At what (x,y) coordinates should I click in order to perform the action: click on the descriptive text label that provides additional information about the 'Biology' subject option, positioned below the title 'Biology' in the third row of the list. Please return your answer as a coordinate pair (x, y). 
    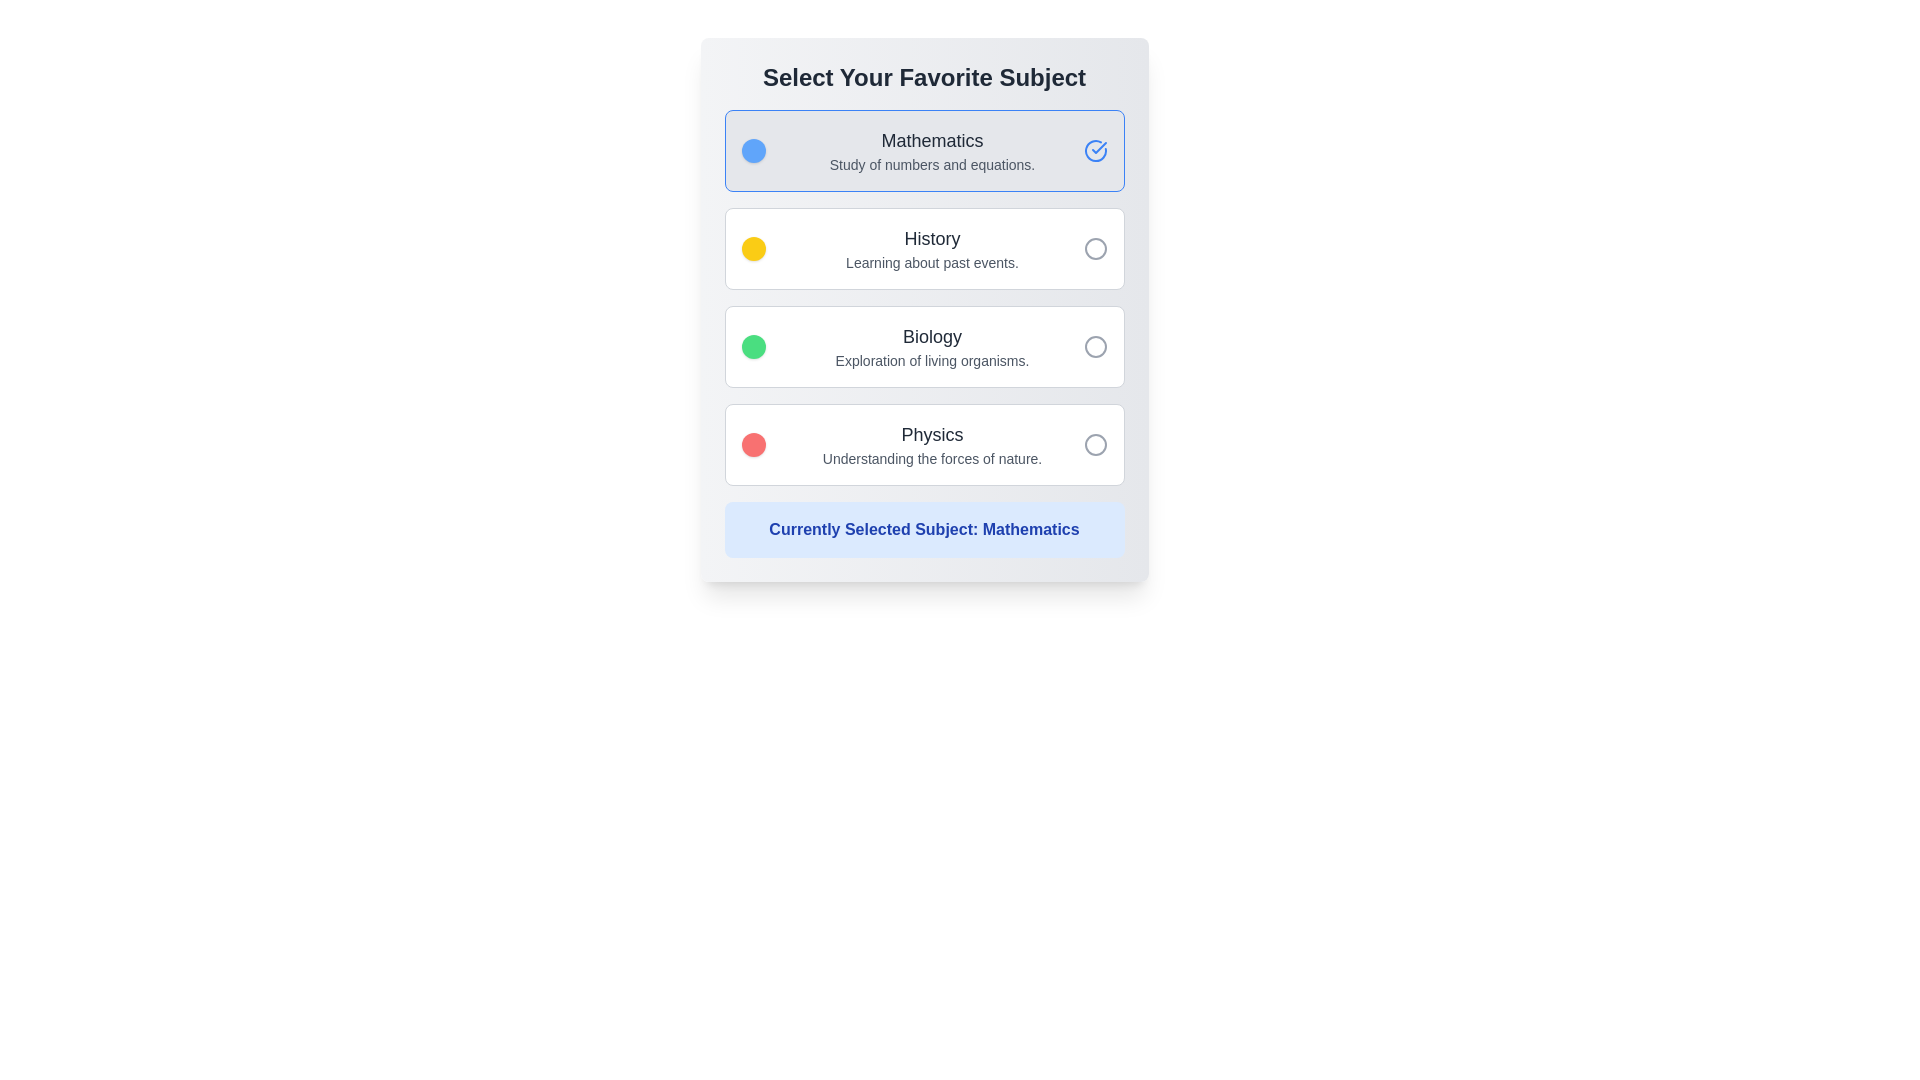
    Looking at the image, I should click on (931, 361).